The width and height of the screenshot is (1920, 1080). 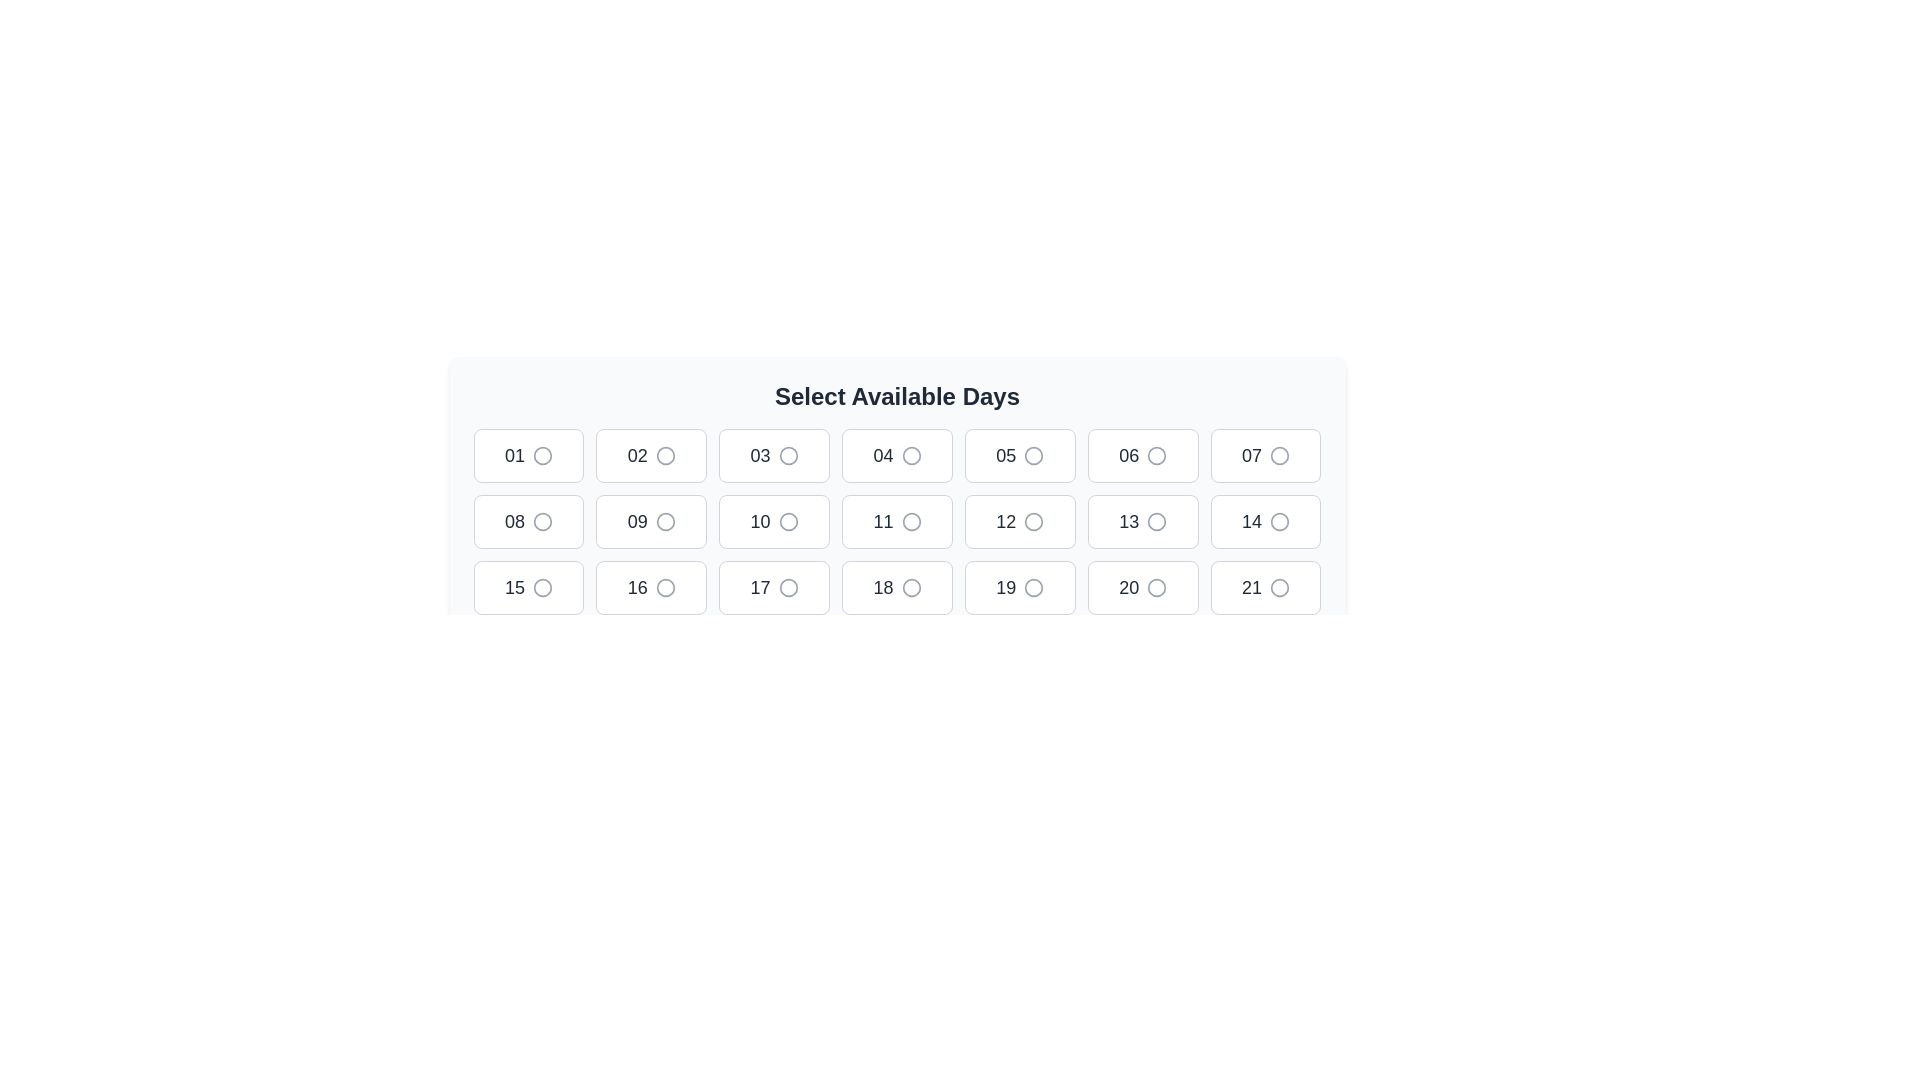 What do you see at coordinates (636, 455) in the screenshot?
I see `the Static Number Label displaying '02', which is styled in bold and medium-sized dark gray font, located in the second cell of the first row of the grid layout` at bounding box center [636, 455].